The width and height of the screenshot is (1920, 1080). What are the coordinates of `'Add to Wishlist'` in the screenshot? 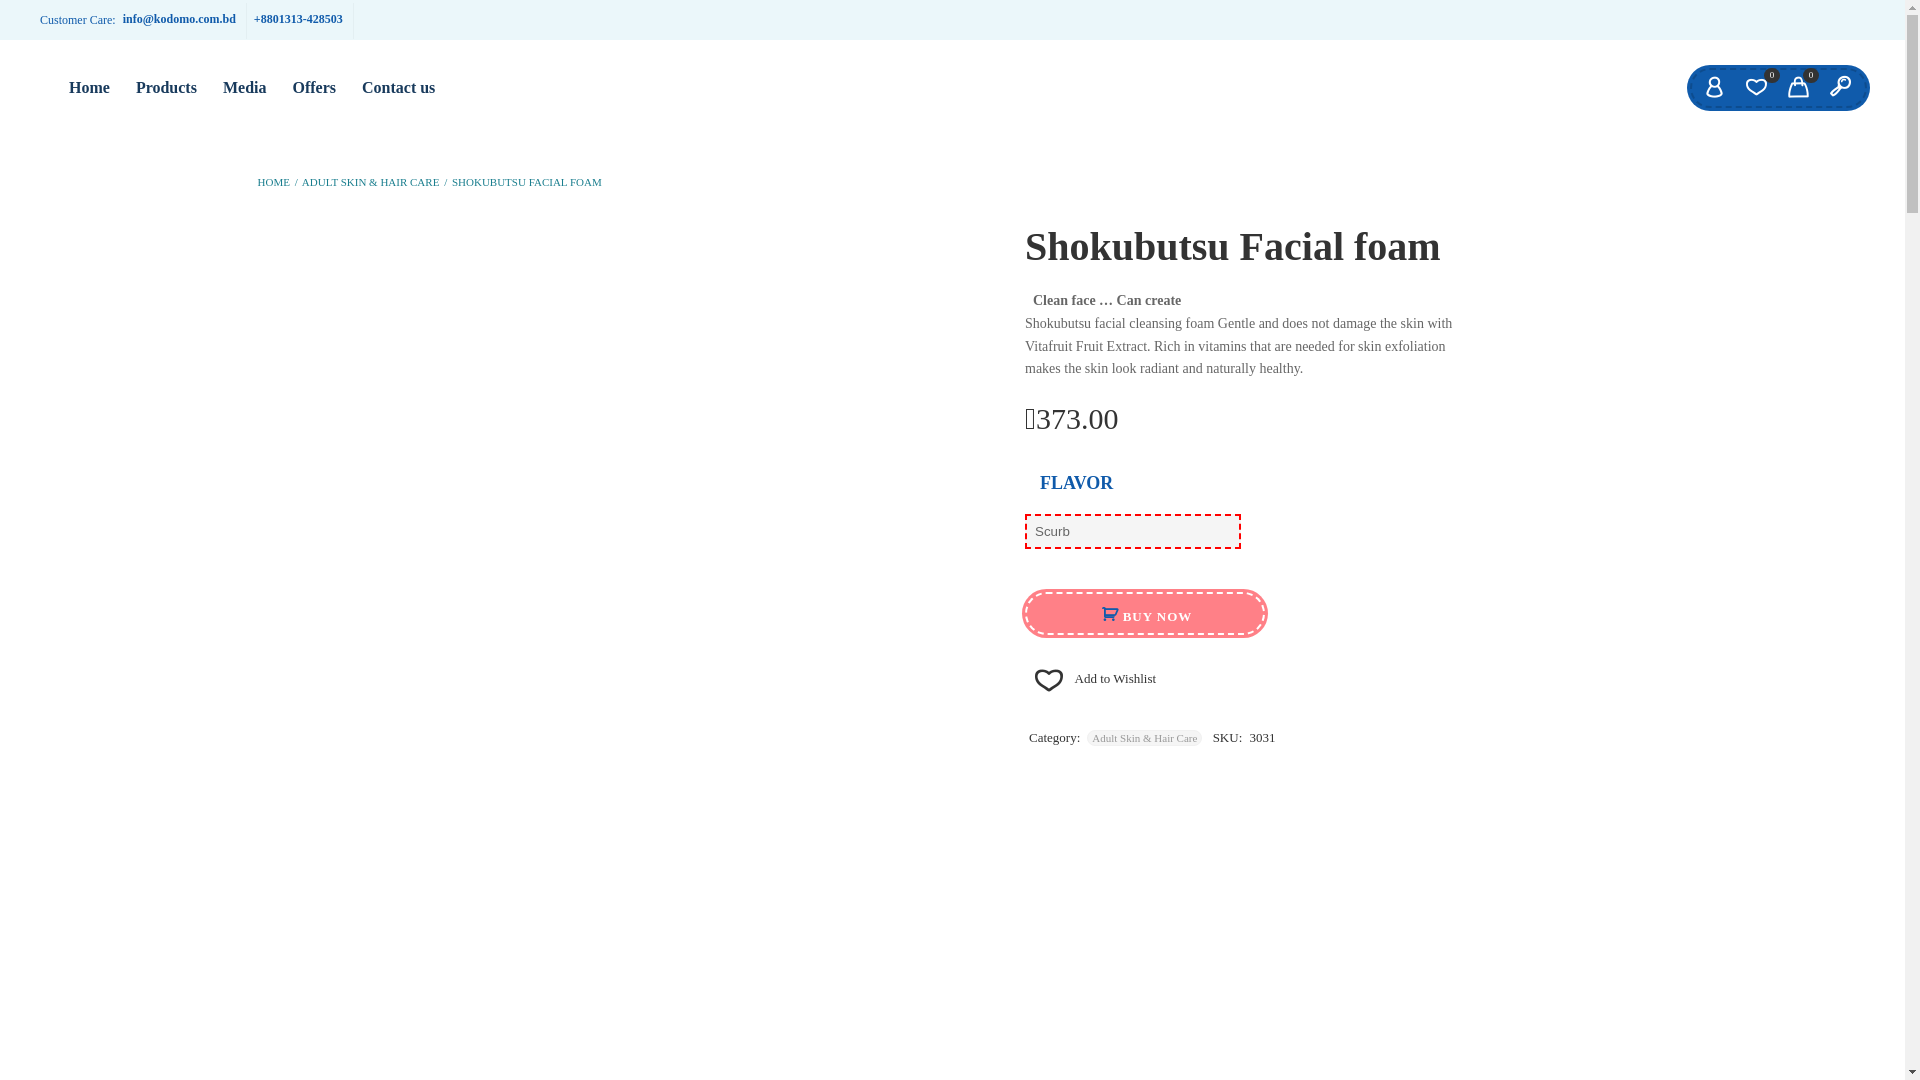 It's located at (1089, 677).